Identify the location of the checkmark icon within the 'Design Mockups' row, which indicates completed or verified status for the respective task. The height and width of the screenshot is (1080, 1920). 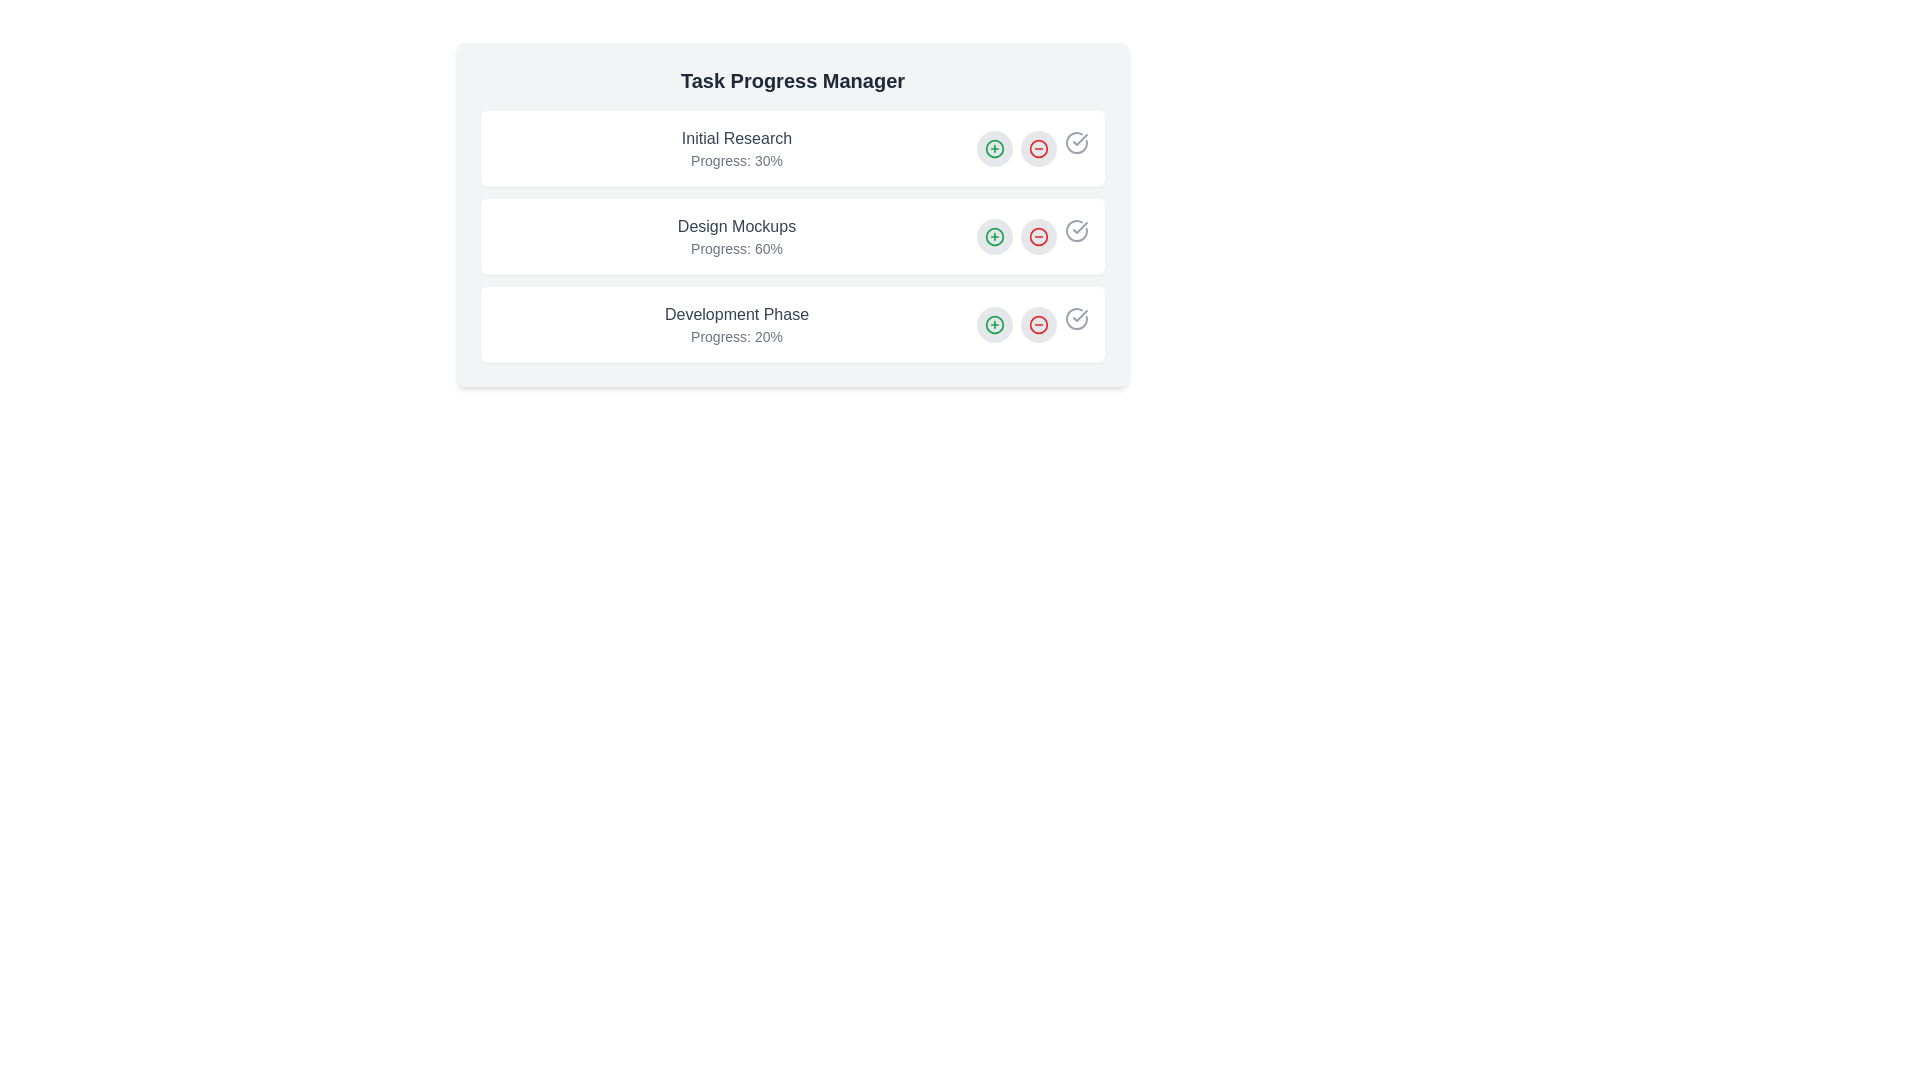
(1079, 226).